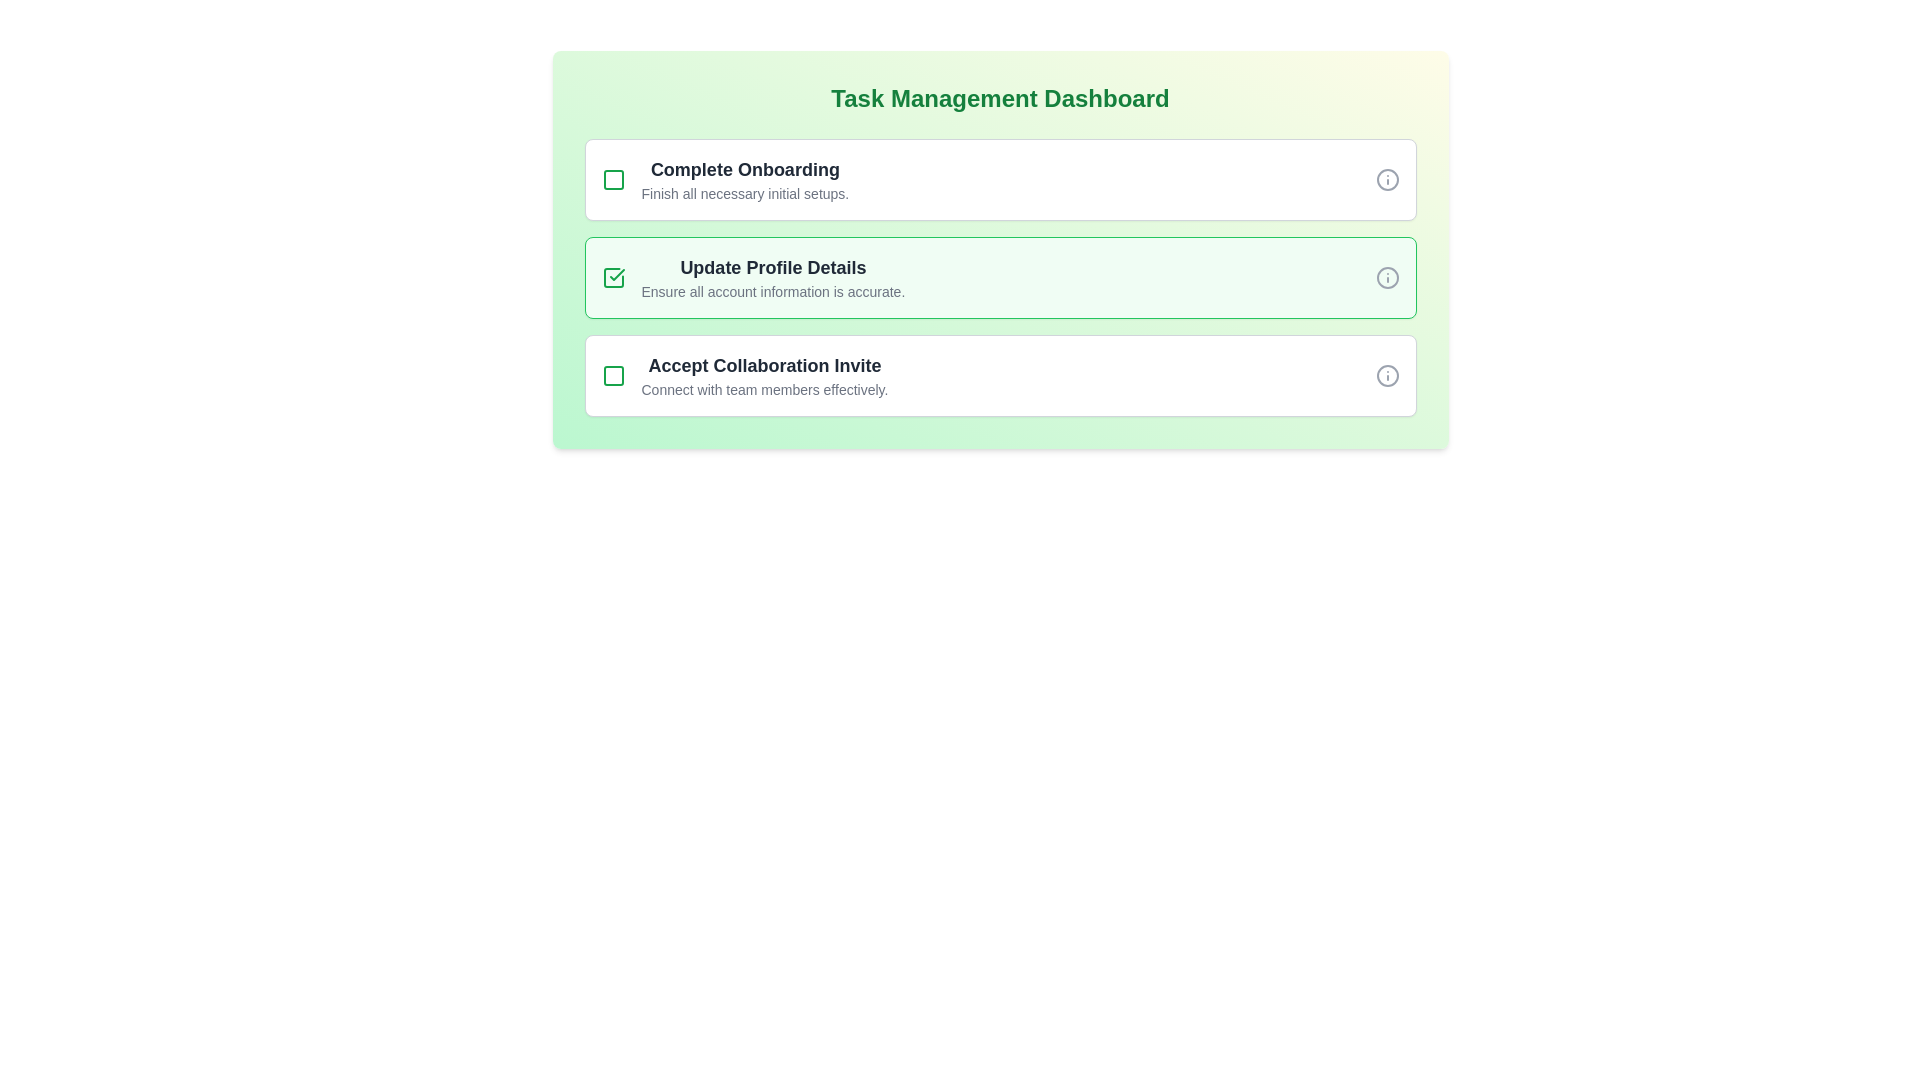 The width and height of the screenshot is (1920, 1080). Describe the element at coordinates (999, 277) in the screenshot. I see `the checkbox of the second checklist item in the Task Management Dashboard` at that location.